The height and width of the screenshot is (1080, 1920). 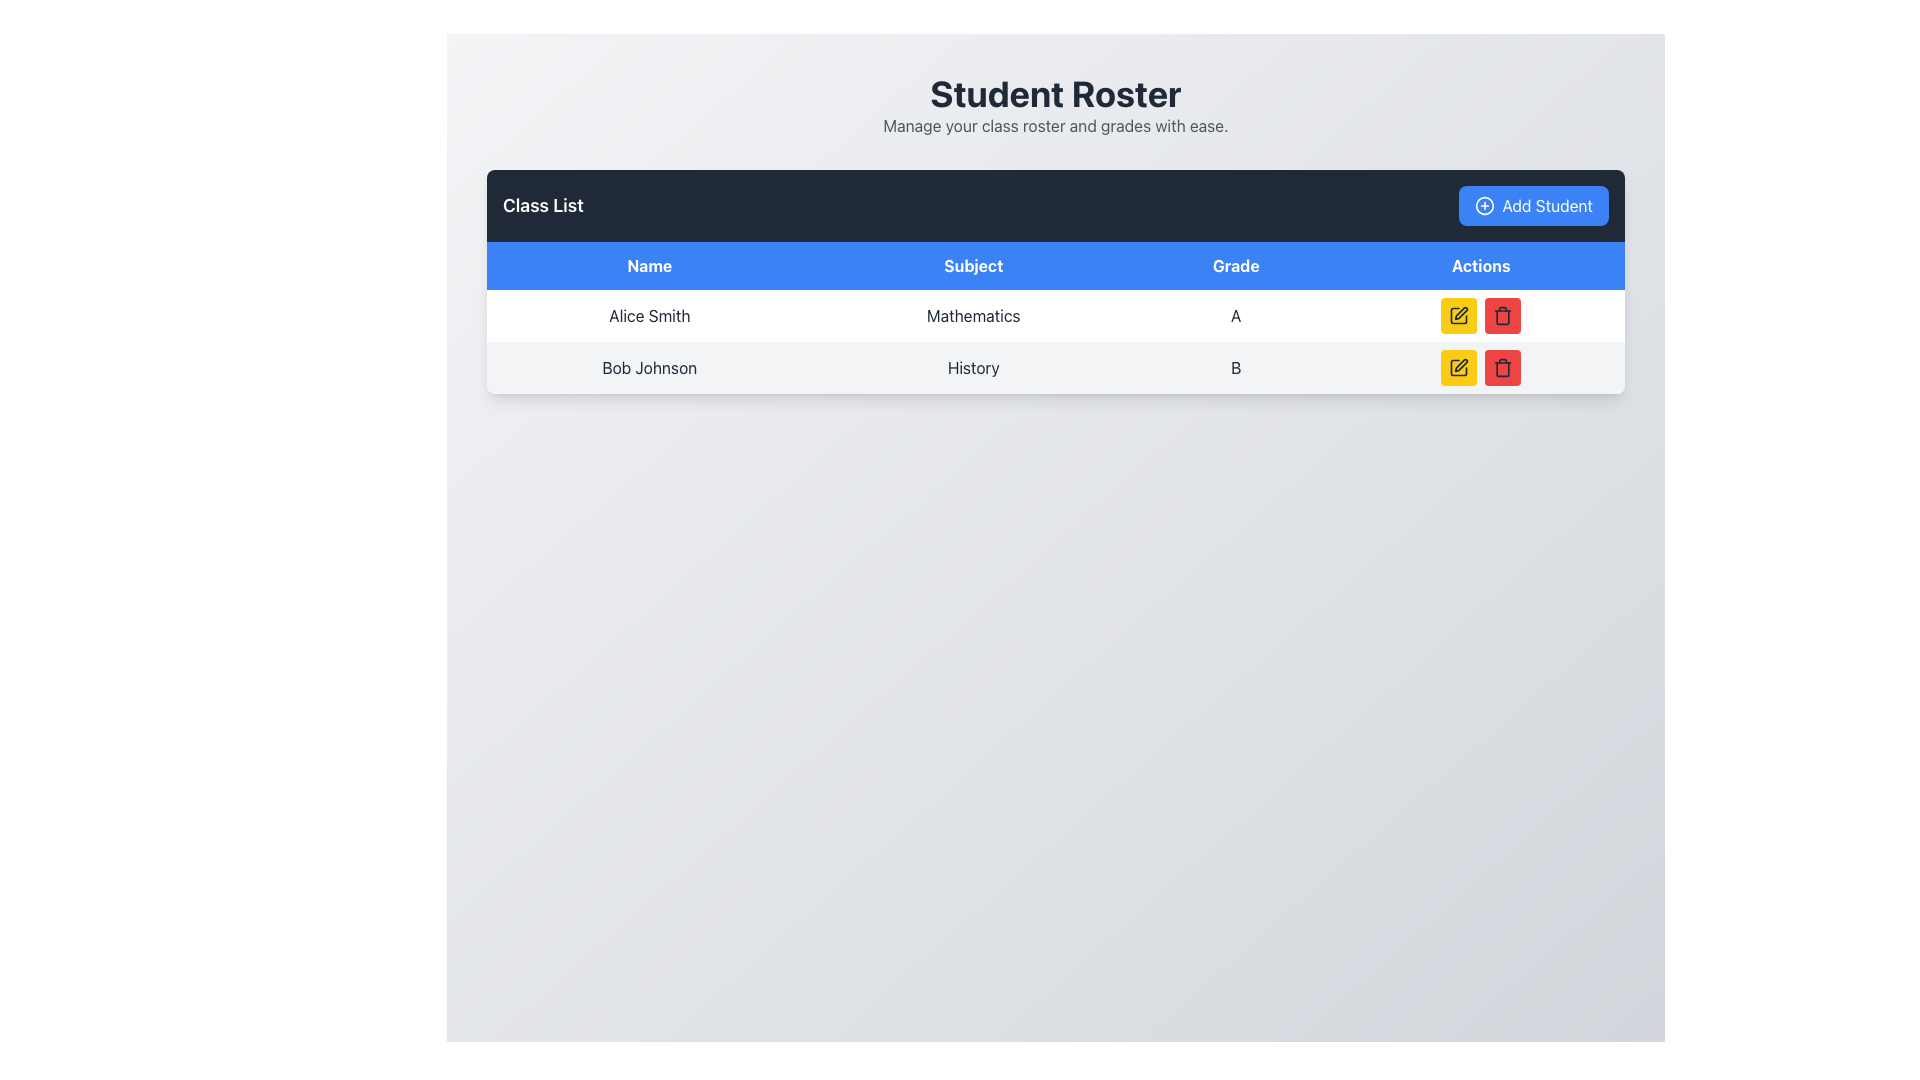 I want to click on the edit icon in the Actions column for the row corresponding to 'Alice Smith', so click(x=1459, y=315).